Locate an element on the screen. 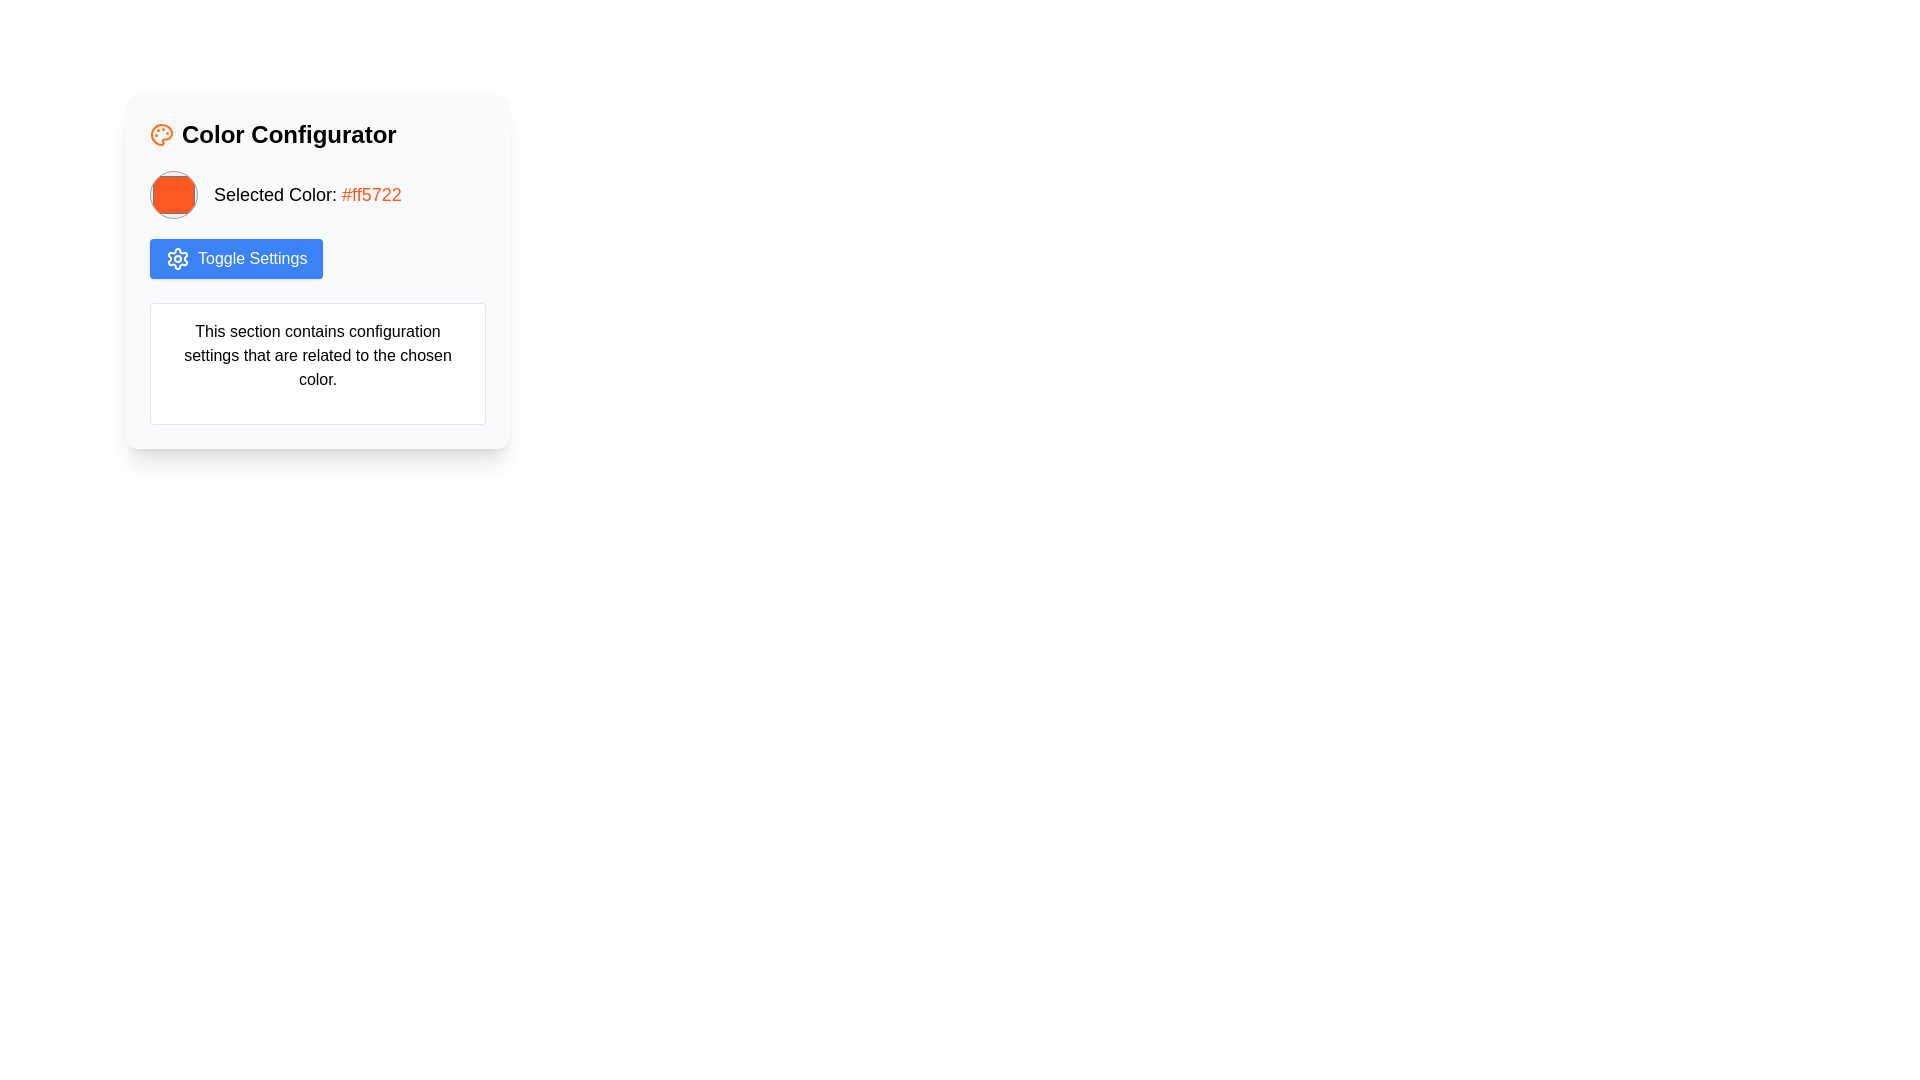 The width and height of the screenshot is (1920, 1080). the circular orange palette icon located at the top-left corner of the 'Color Configurator' panel, which serves as an identifier for color selection is located at coordinates (162, 135).